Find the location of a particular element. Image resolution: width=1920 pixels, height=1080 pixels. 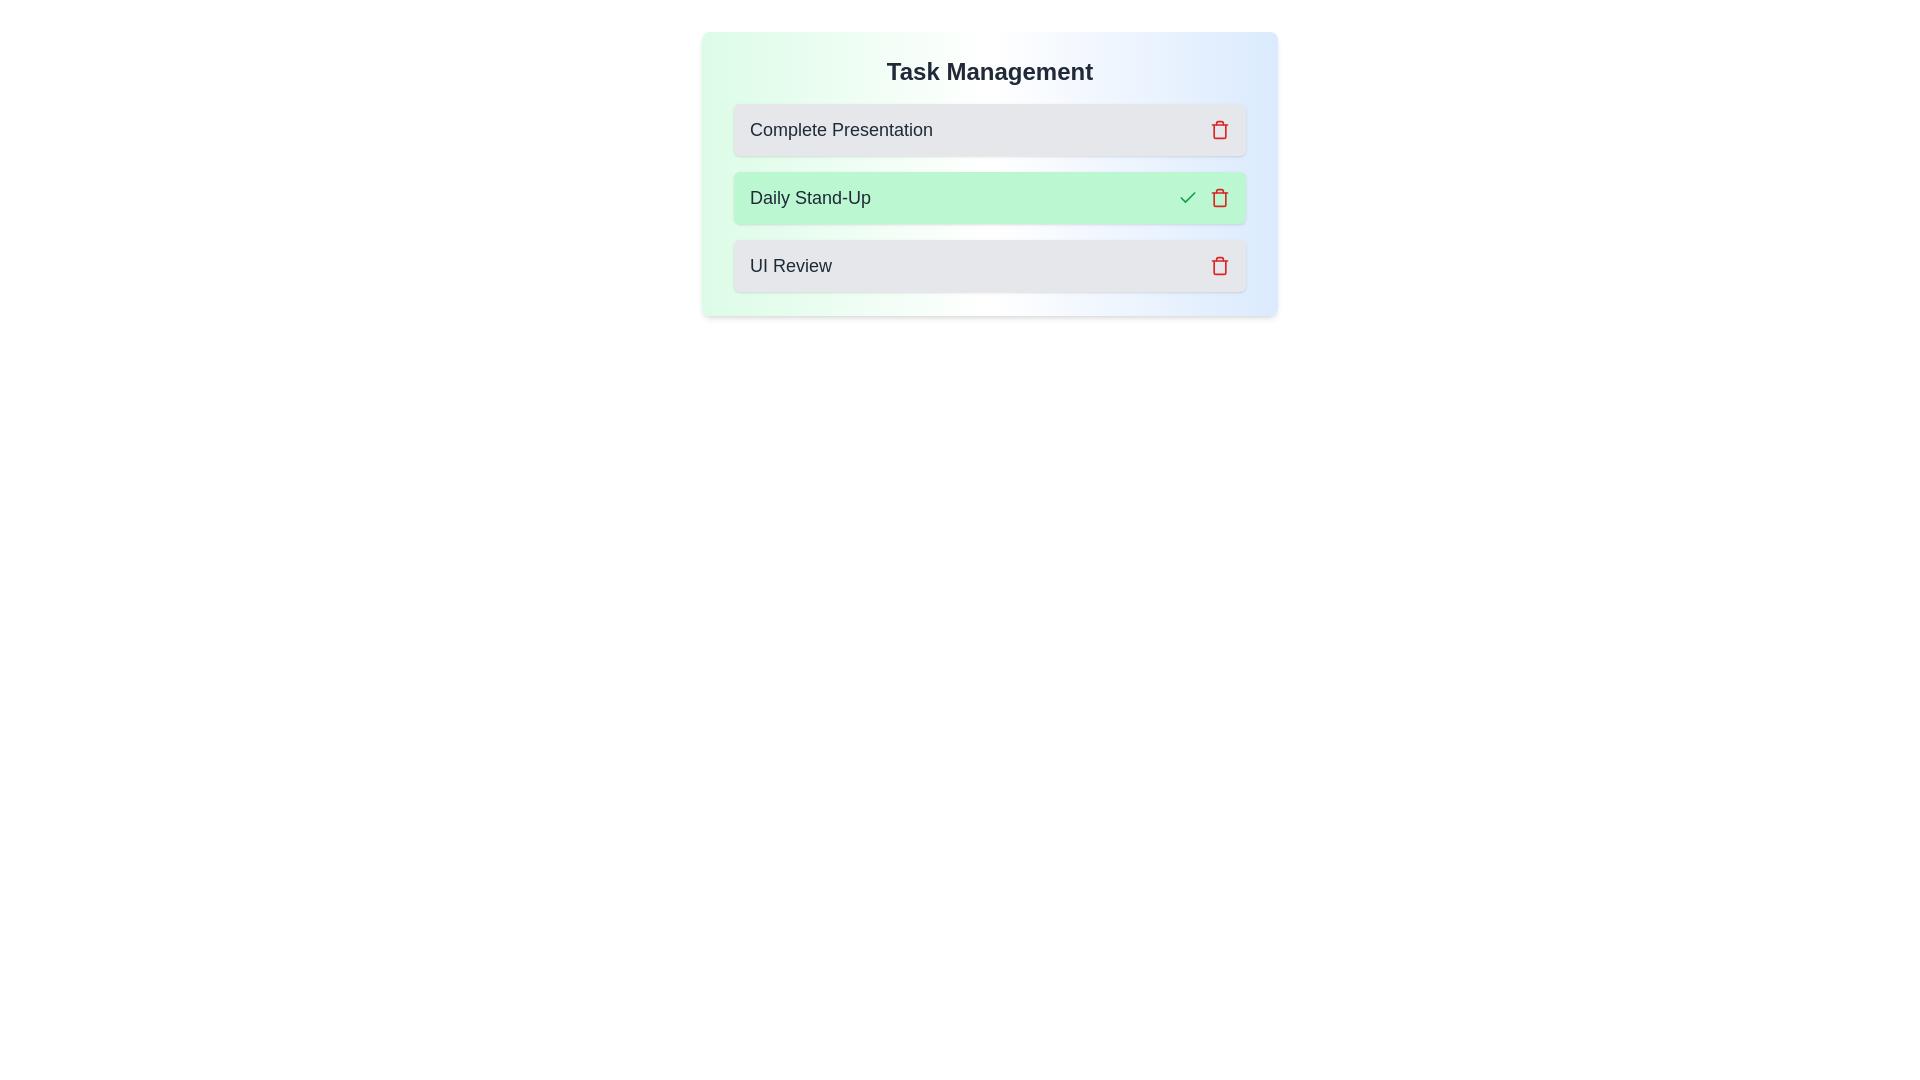

trash icon for the task named Complete Presentation is located at coordinates (1218, 130).